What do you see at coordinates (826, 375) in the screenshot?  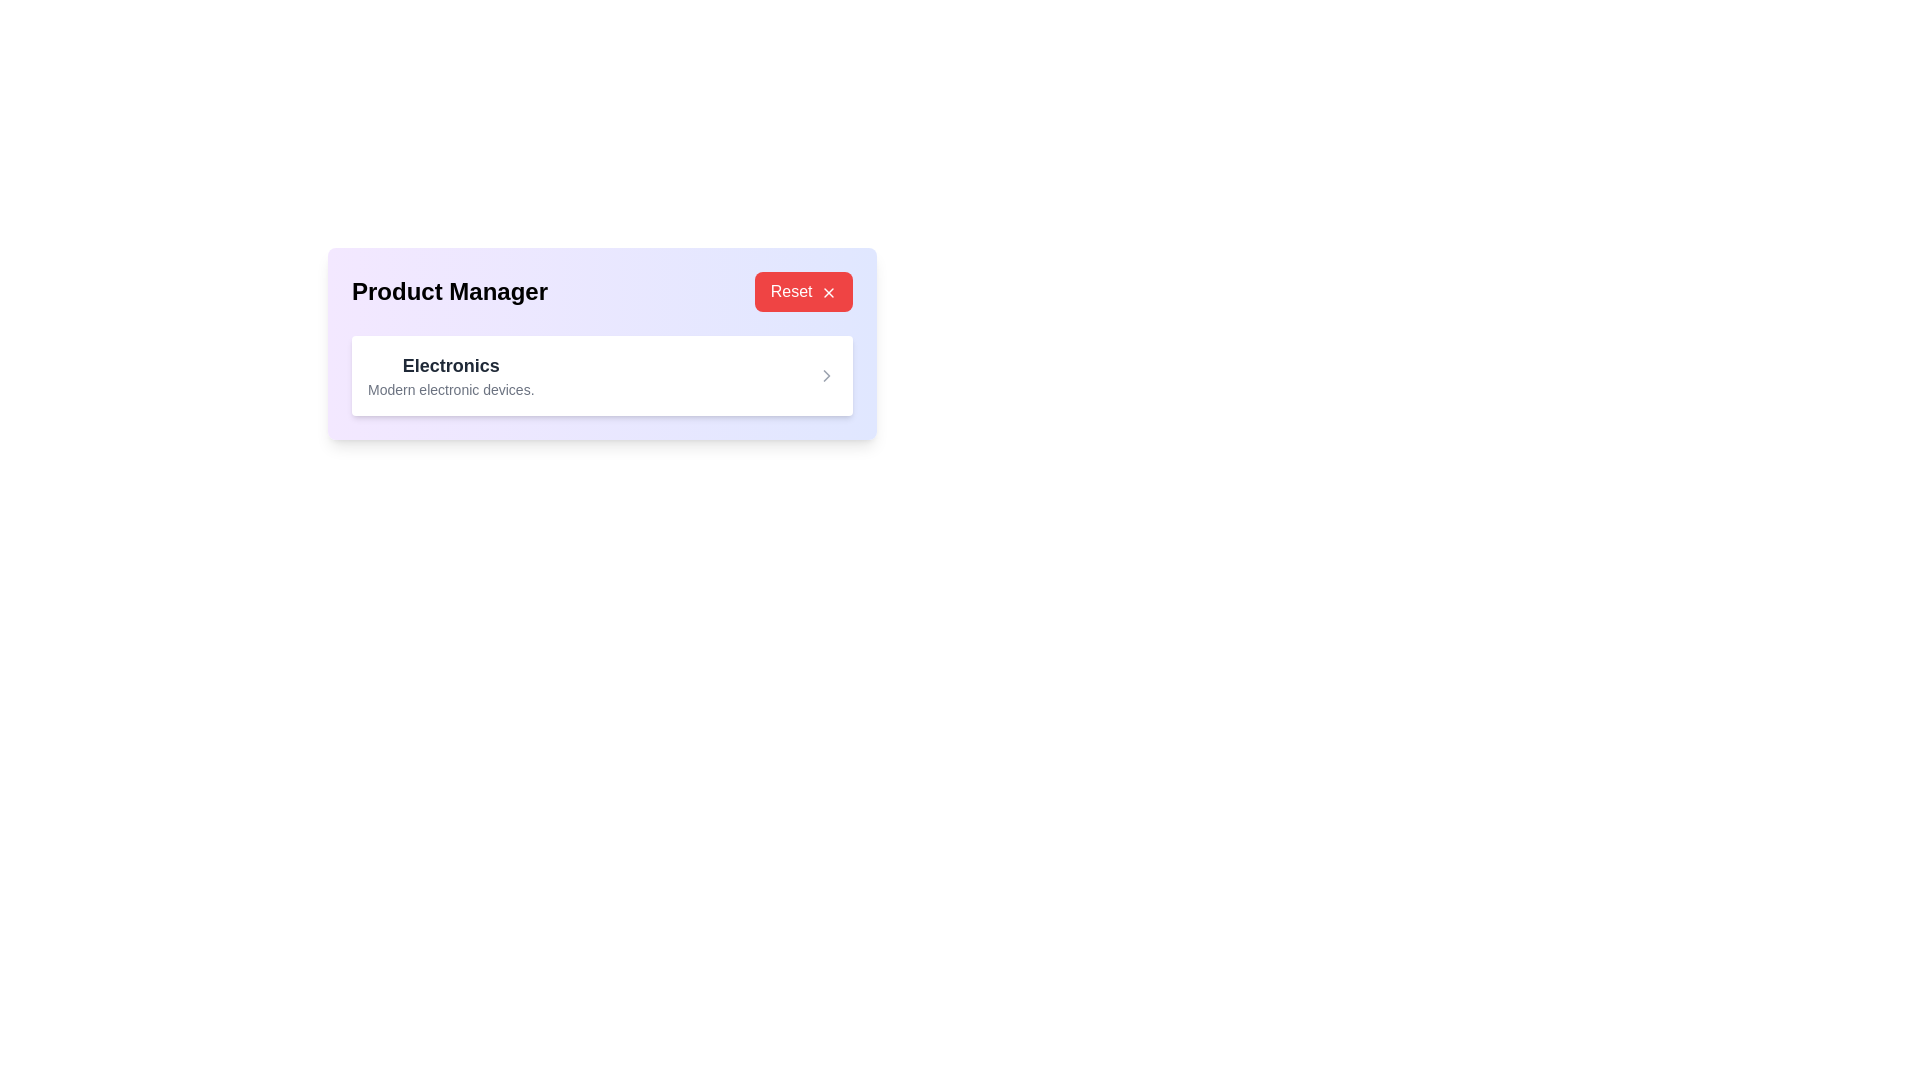 I see `the vector icon or arrow chevron located in the middle-right area of the white rectangular block labeled 'Electronics'` at bounding box center [826, 375].